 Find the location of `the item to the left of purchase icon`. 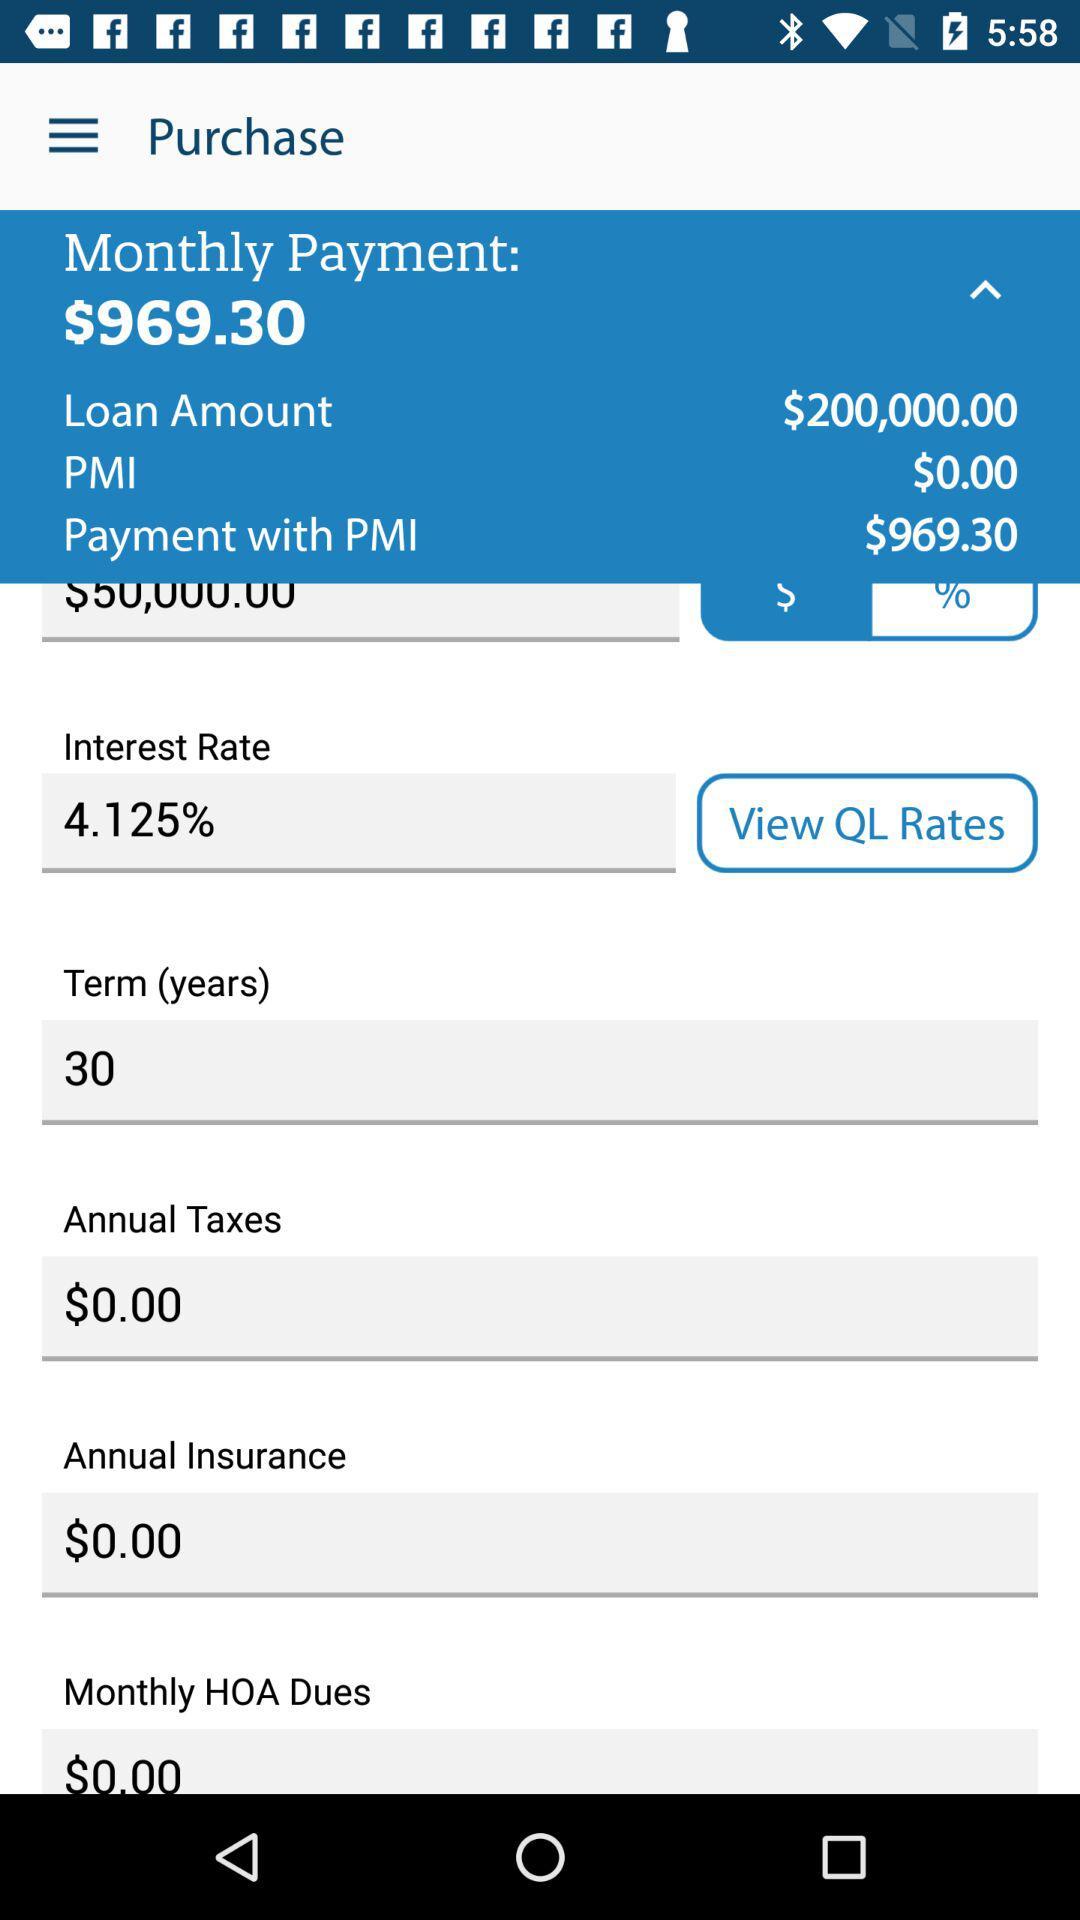

the item to the left of purchase icon is located at coordinates (72, 135).